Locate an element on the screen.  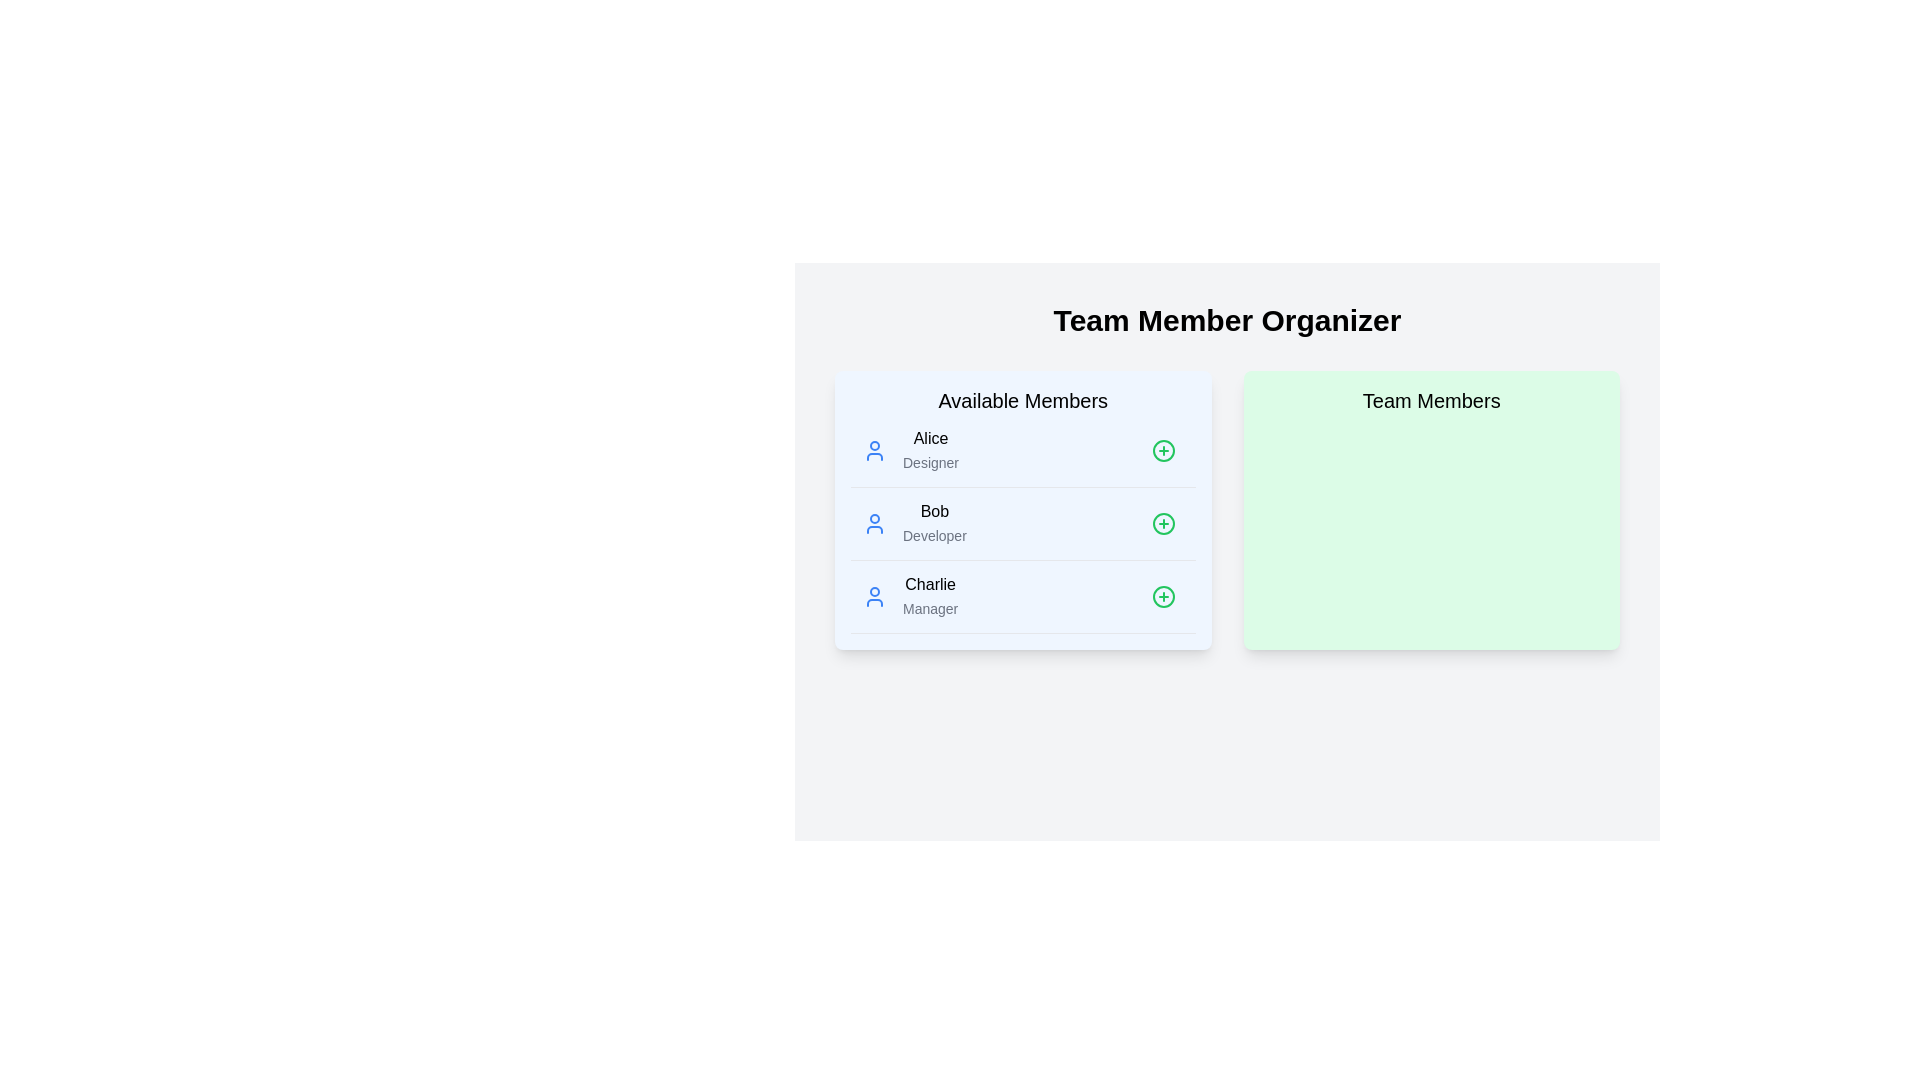
the blue user icon representing a person in the 'Available Members' section, which is located to the left of the text 'Charlie' and 'Manager' in the third row is located at coordinates (874, 596).